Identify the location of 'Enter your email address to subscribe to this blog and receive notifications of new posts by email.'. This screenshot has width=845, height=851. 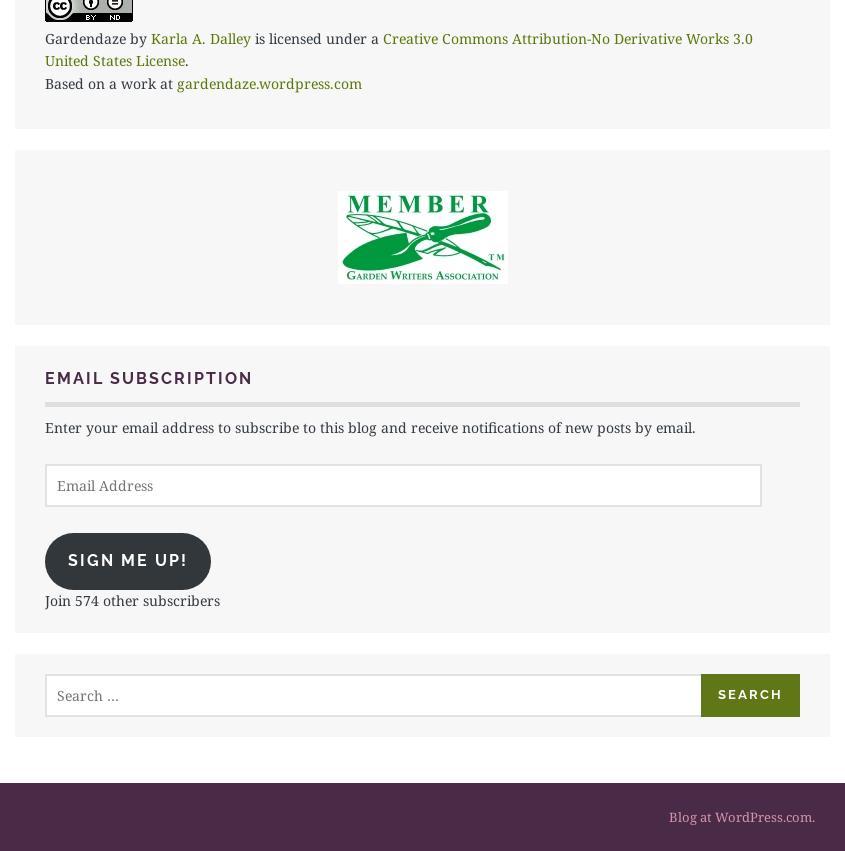
(369, 426).